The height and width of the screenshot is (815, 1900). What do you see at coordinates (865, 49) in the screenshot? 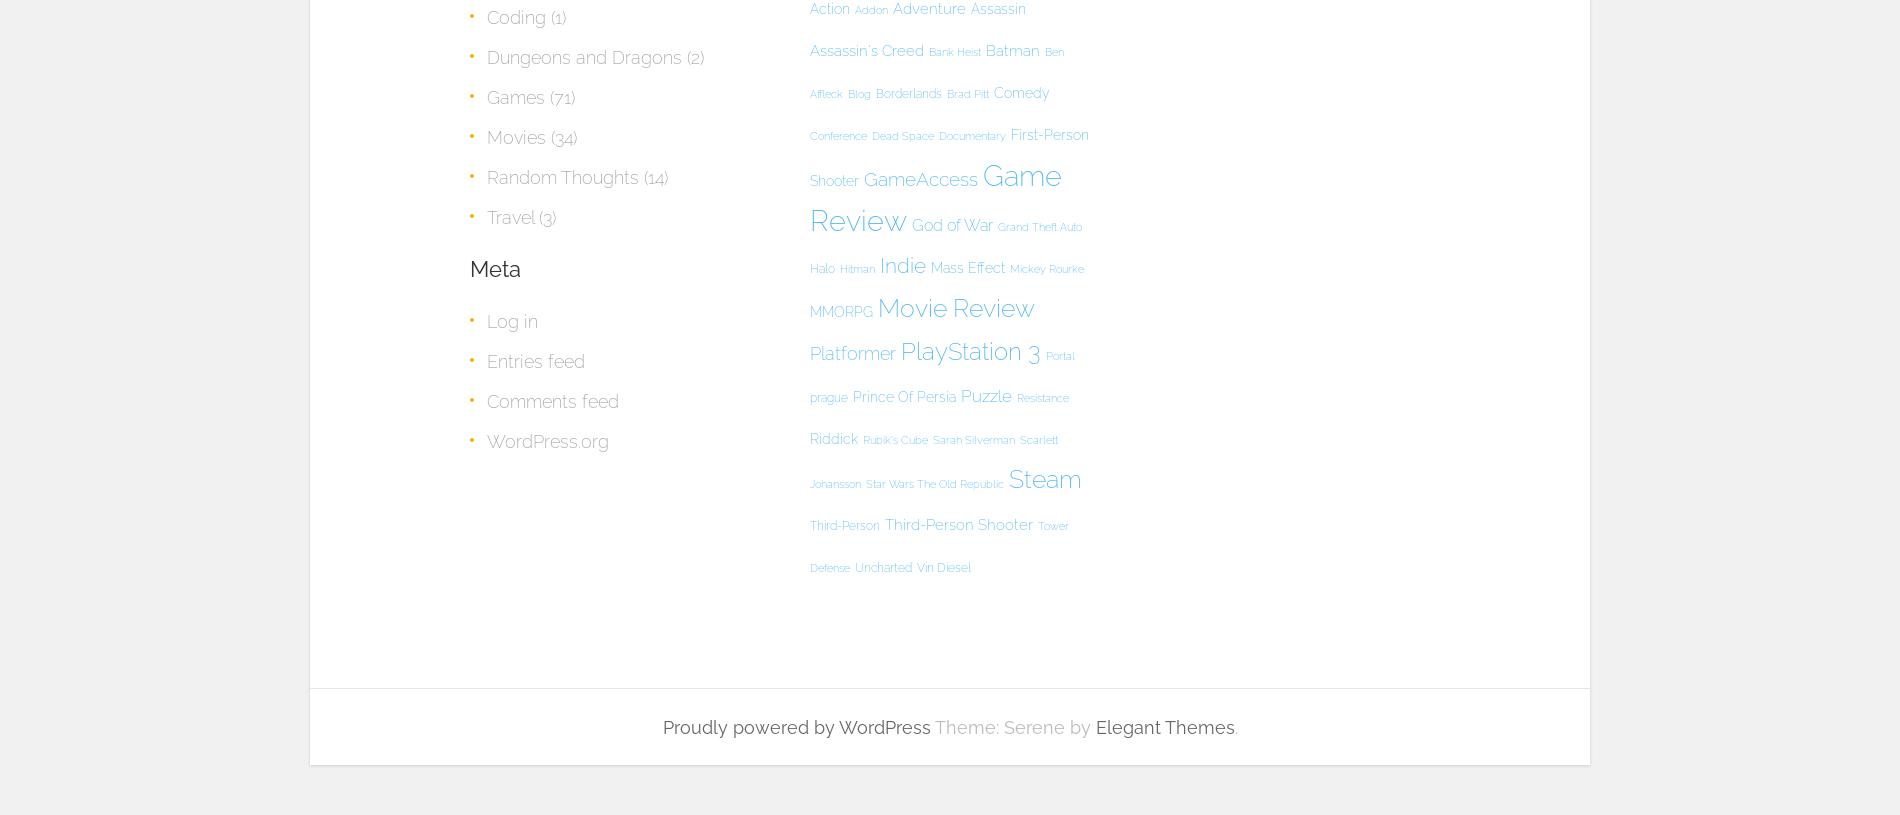
I see `'Assassin's Creed'` at bounding box center [865, 49].